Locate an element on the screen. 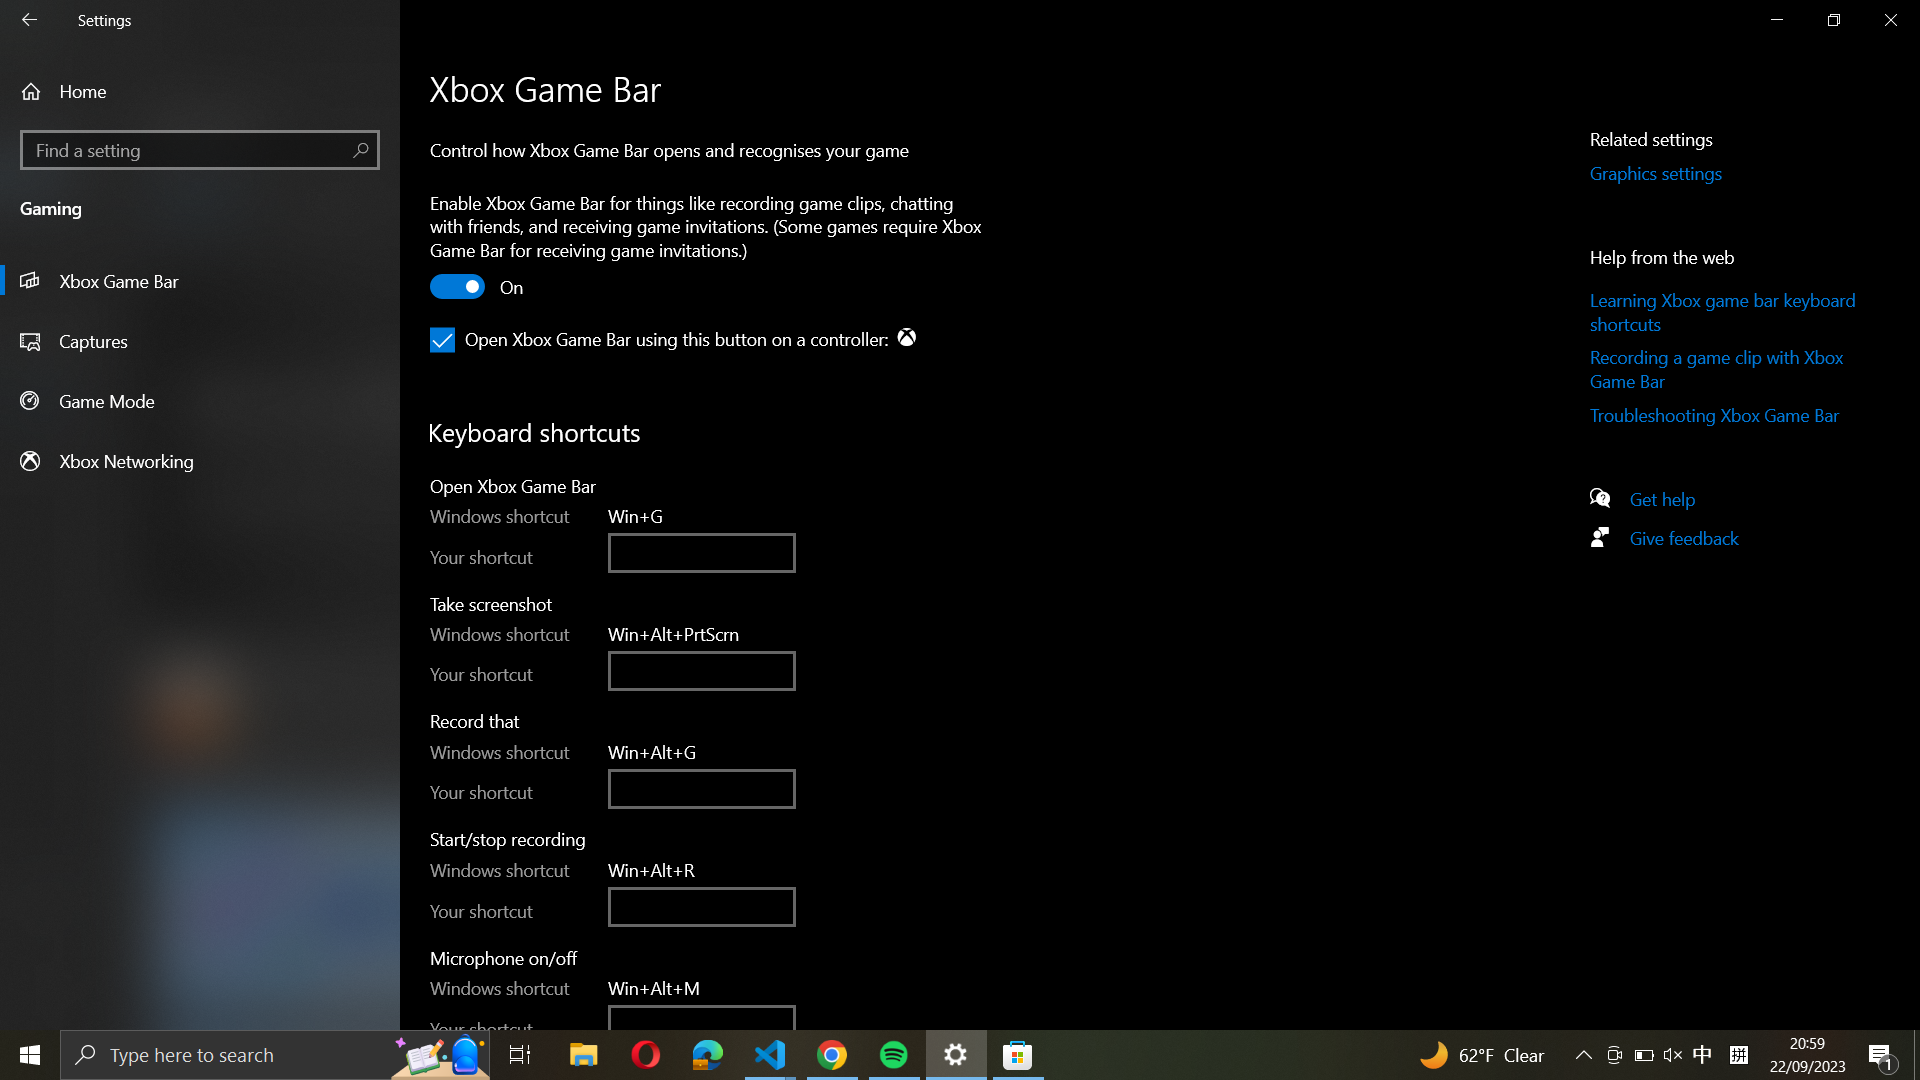 The height and width of the screenshot is (1080, 1920). the Home section of the settings via the house icon is located at coordinates (200, 91).